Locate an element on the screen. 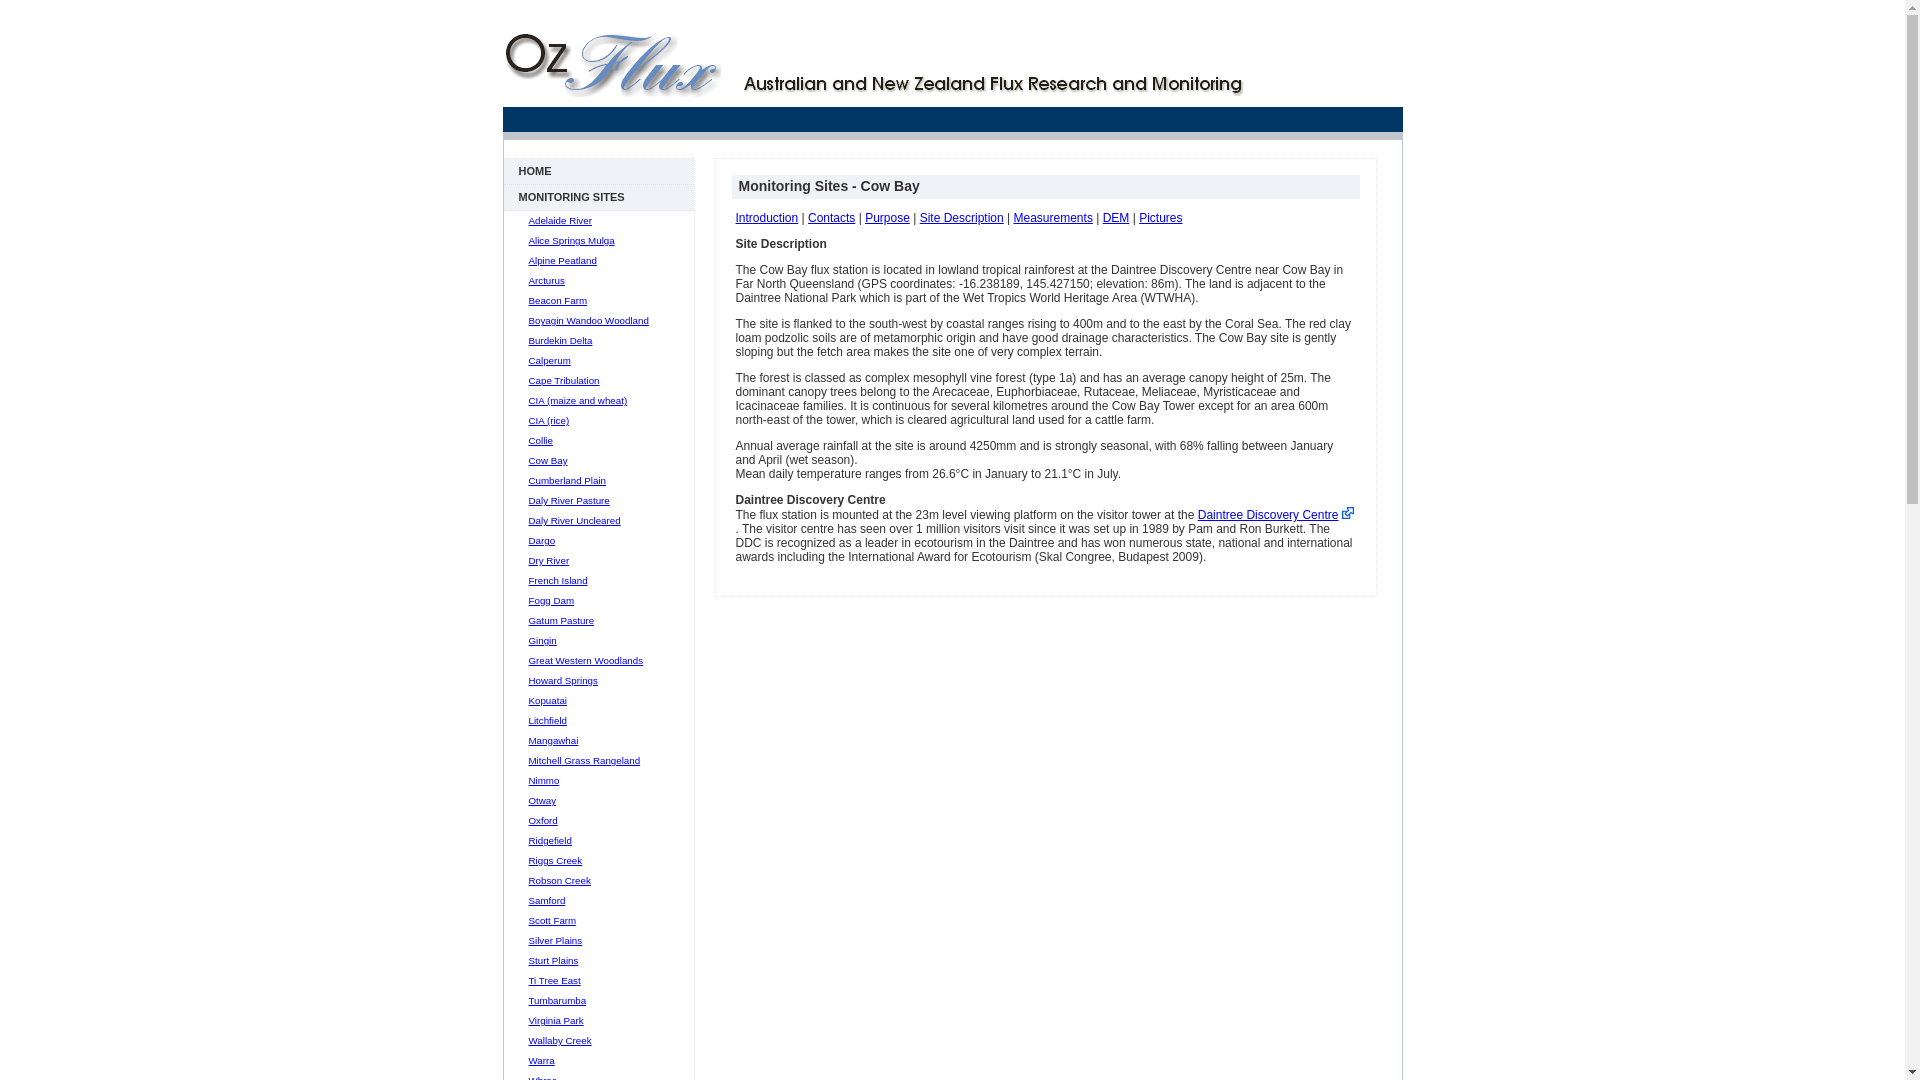 This screenshot has height=1080, width=1920. 'French Island' is located at coordinates (557, 580).